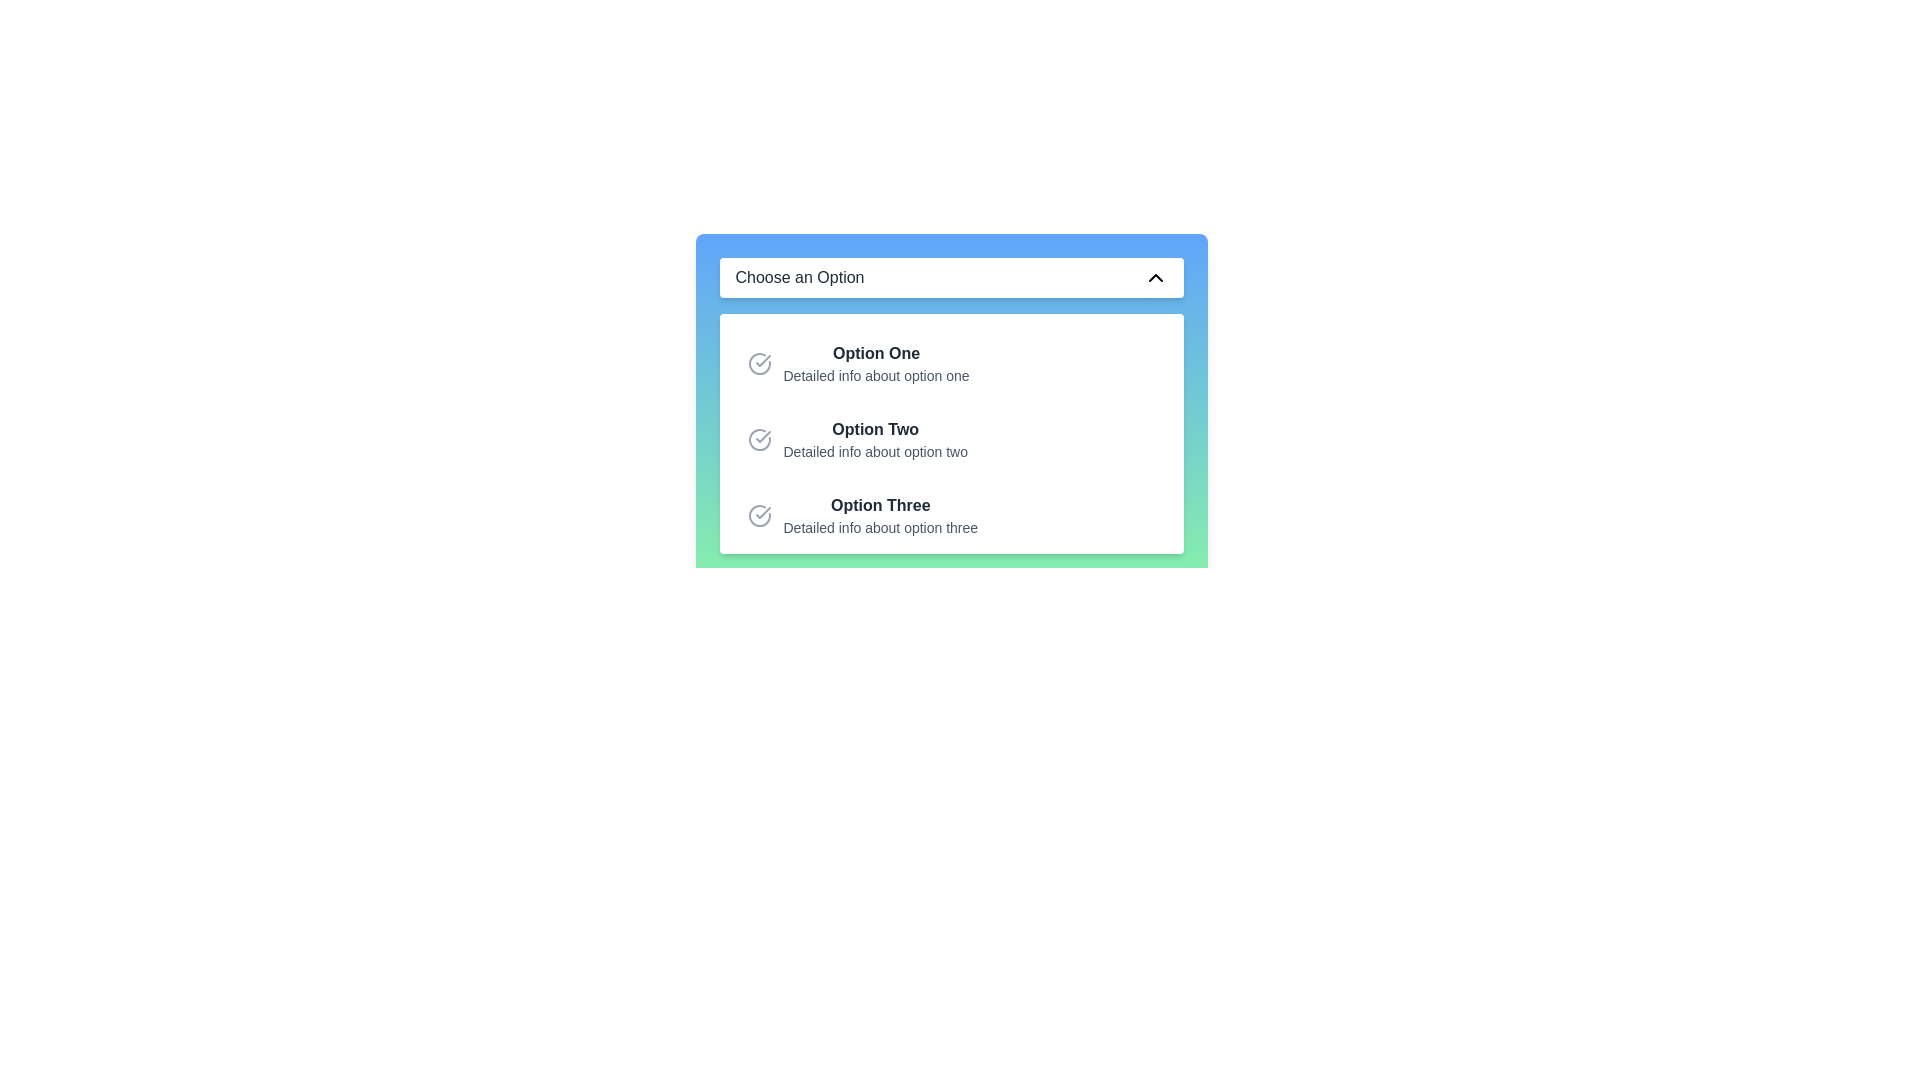  What do you see at coordinates (875, 451) in the screenshot?
I see `the text label reading 'Detailed info about option two', which is styled in gray and positioned below the bold text 'Option Two'` at bounding box center [875, 451].